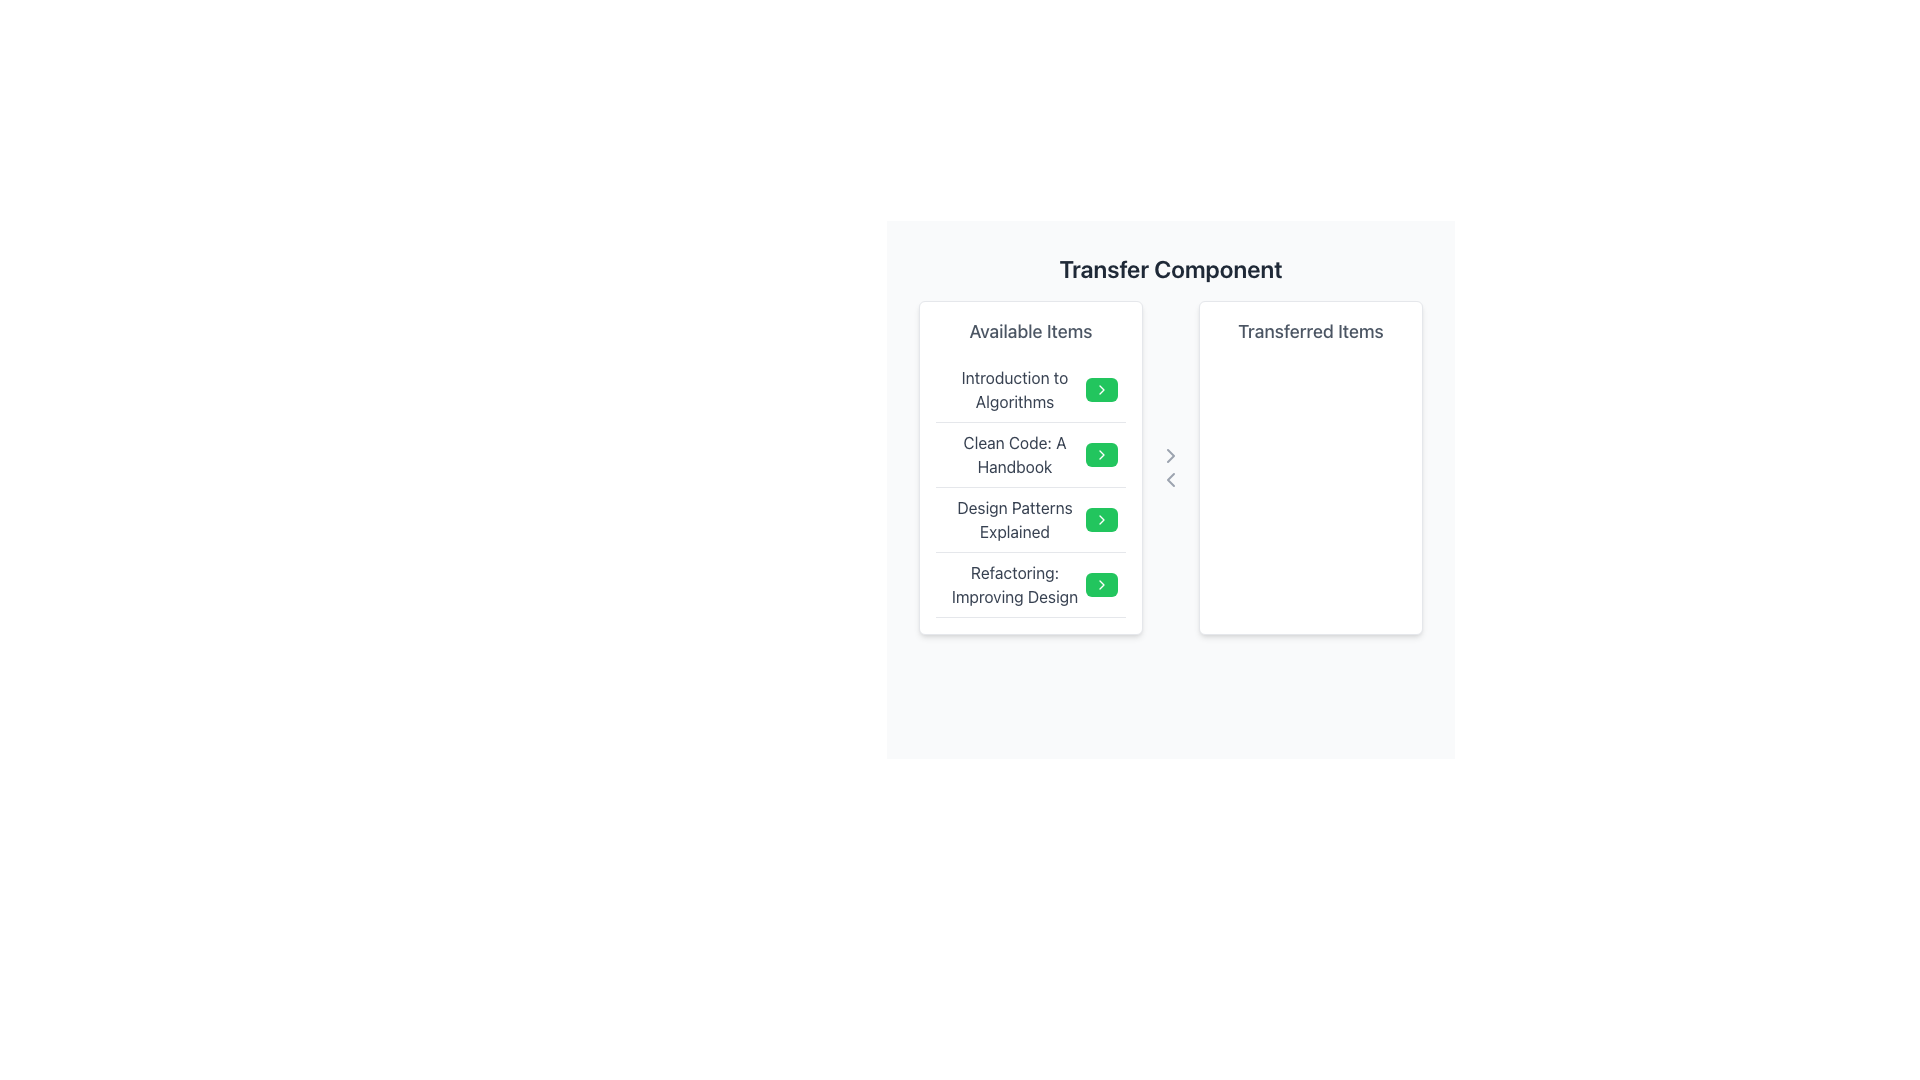  I want to click on to select the second item in the 'Available Items' list, which is 'Clean Code: A Handbook', so click(1031, 455).